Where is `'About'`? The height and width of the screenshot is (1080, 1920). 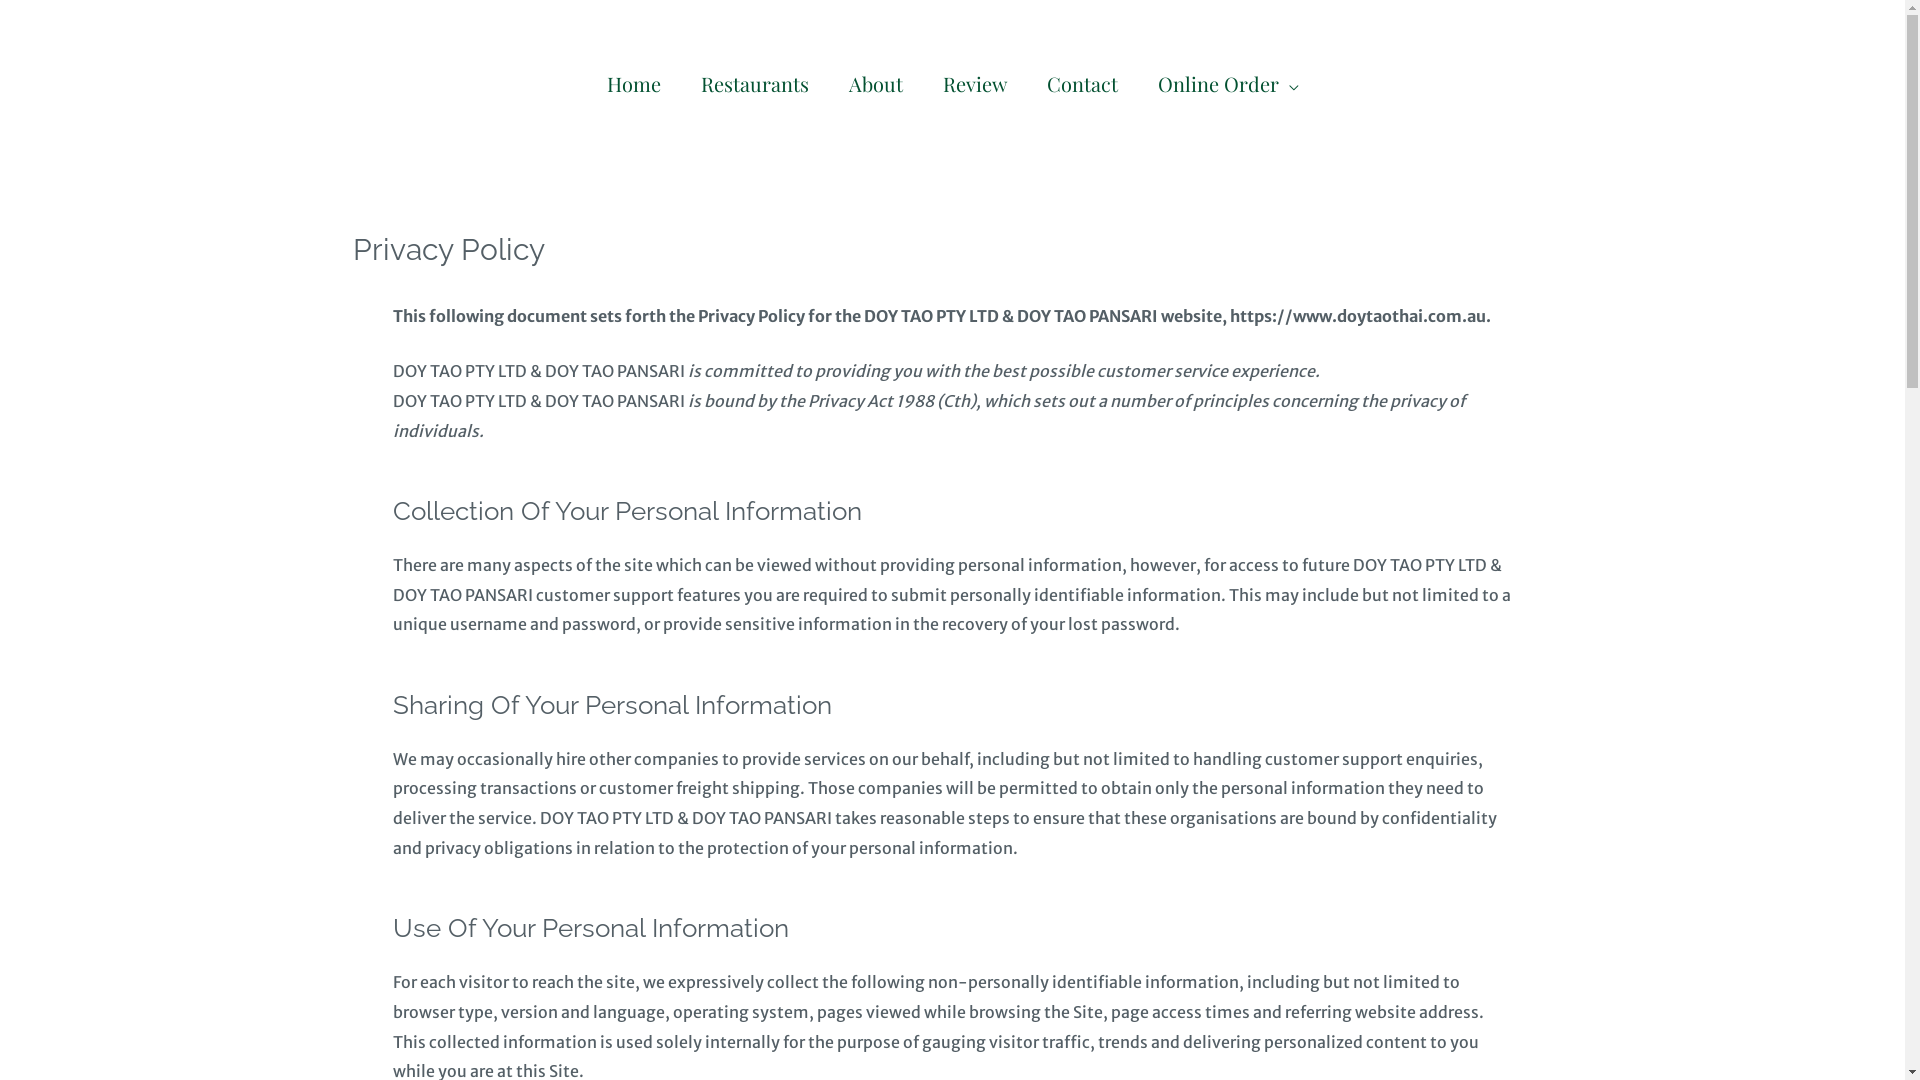 'About' is located at coordinates (828, 81).